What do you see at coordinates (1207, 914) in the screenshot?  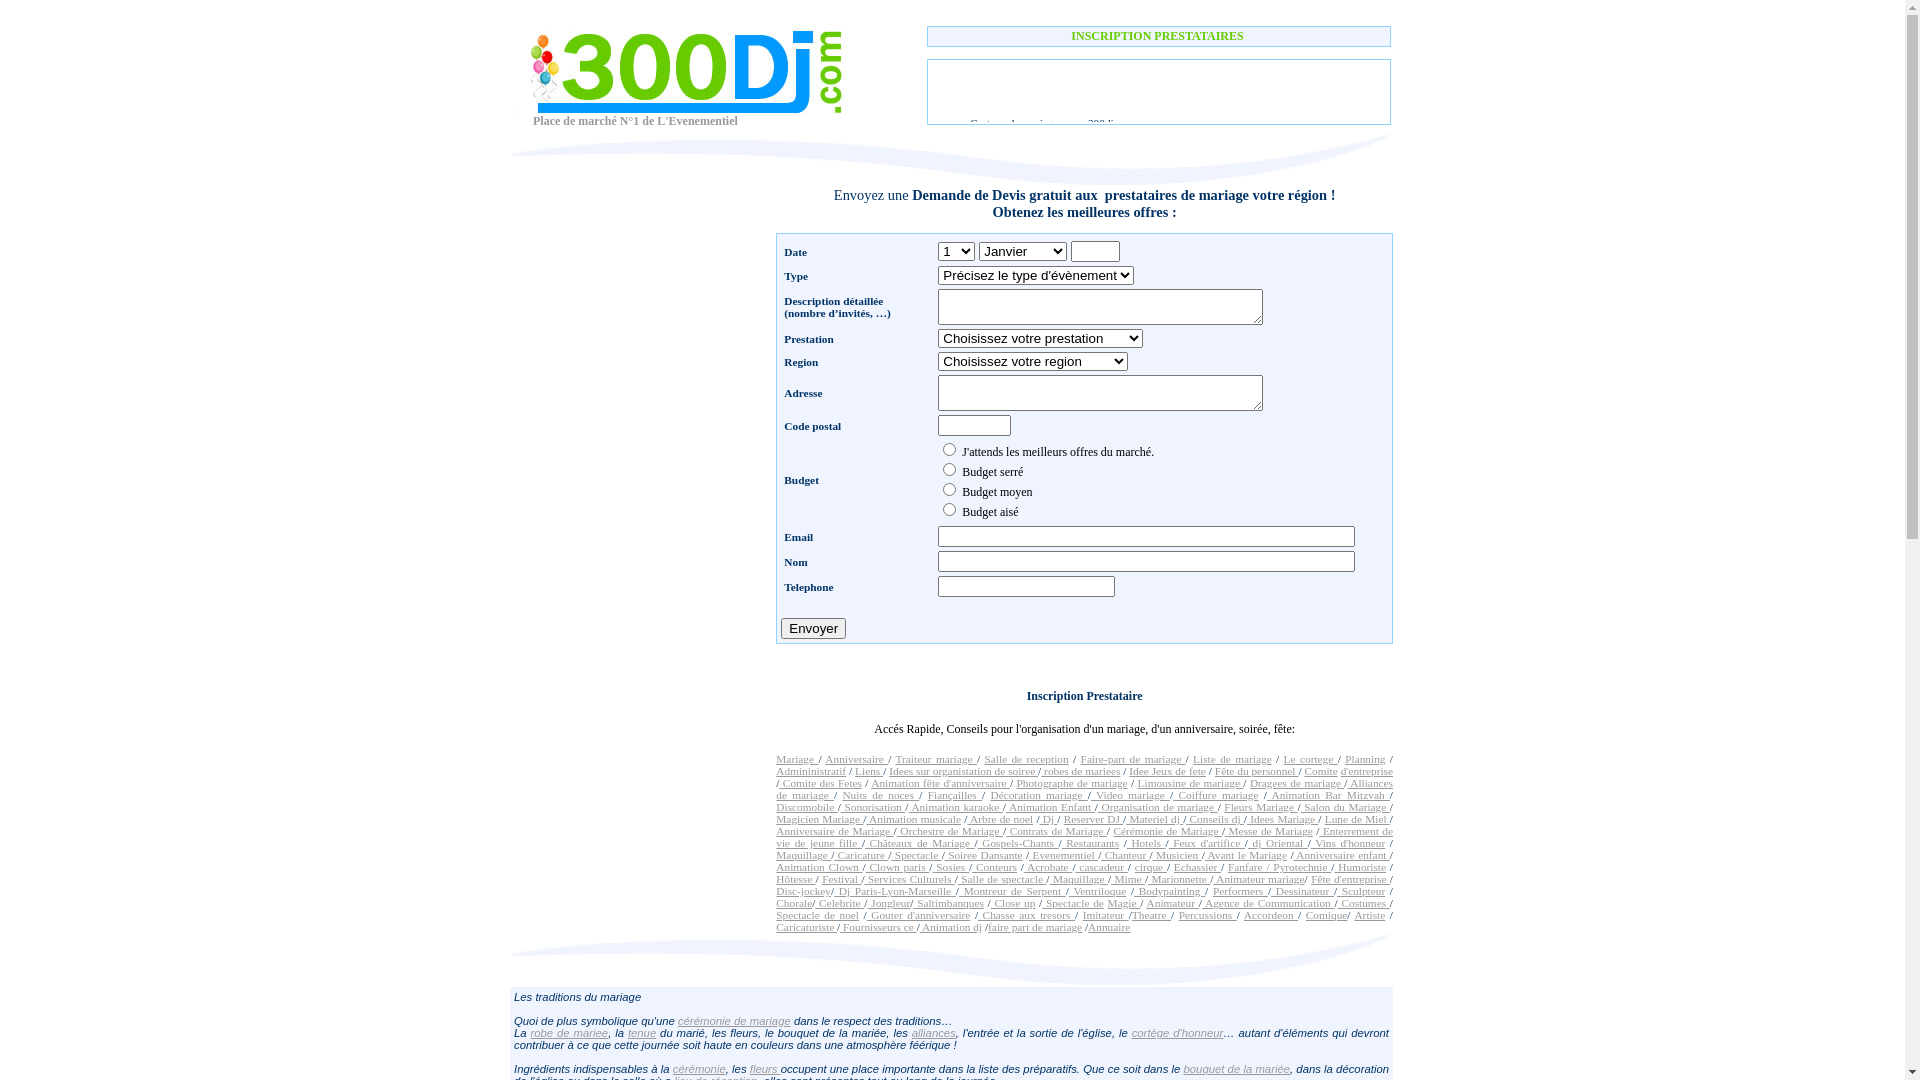 I see `'Percussions'` at bounding box center [1207, 914].